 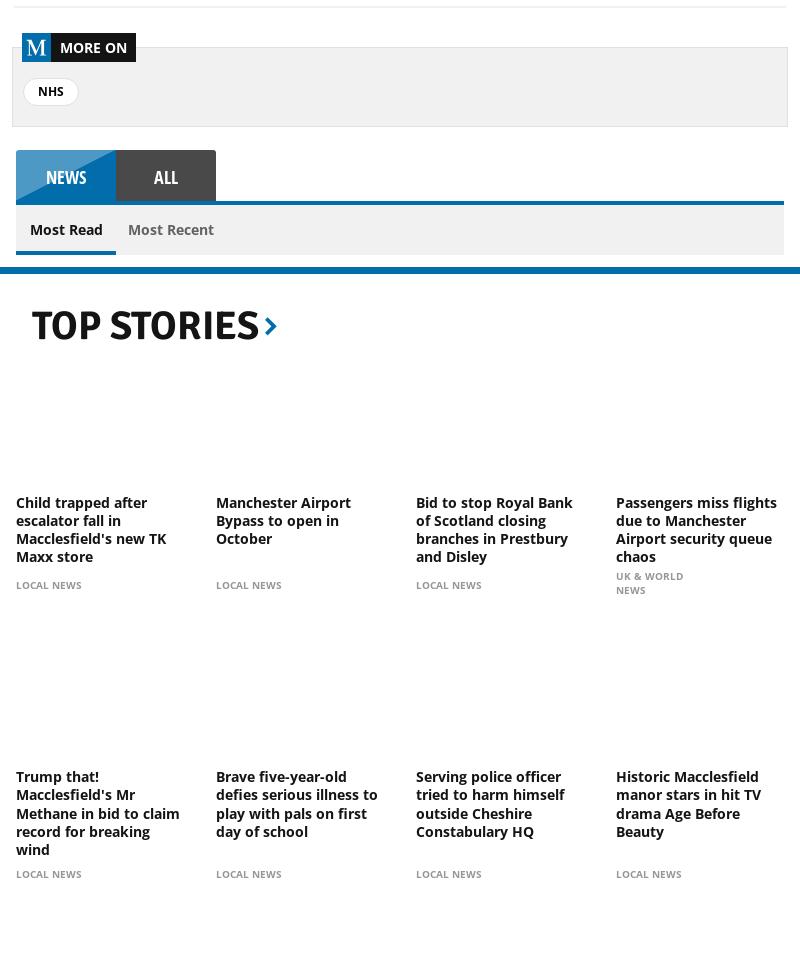 What do you see at coordinates (32, 324) in the screenshot?
I see `'Top Stories'` at bounding box center [32, 324].